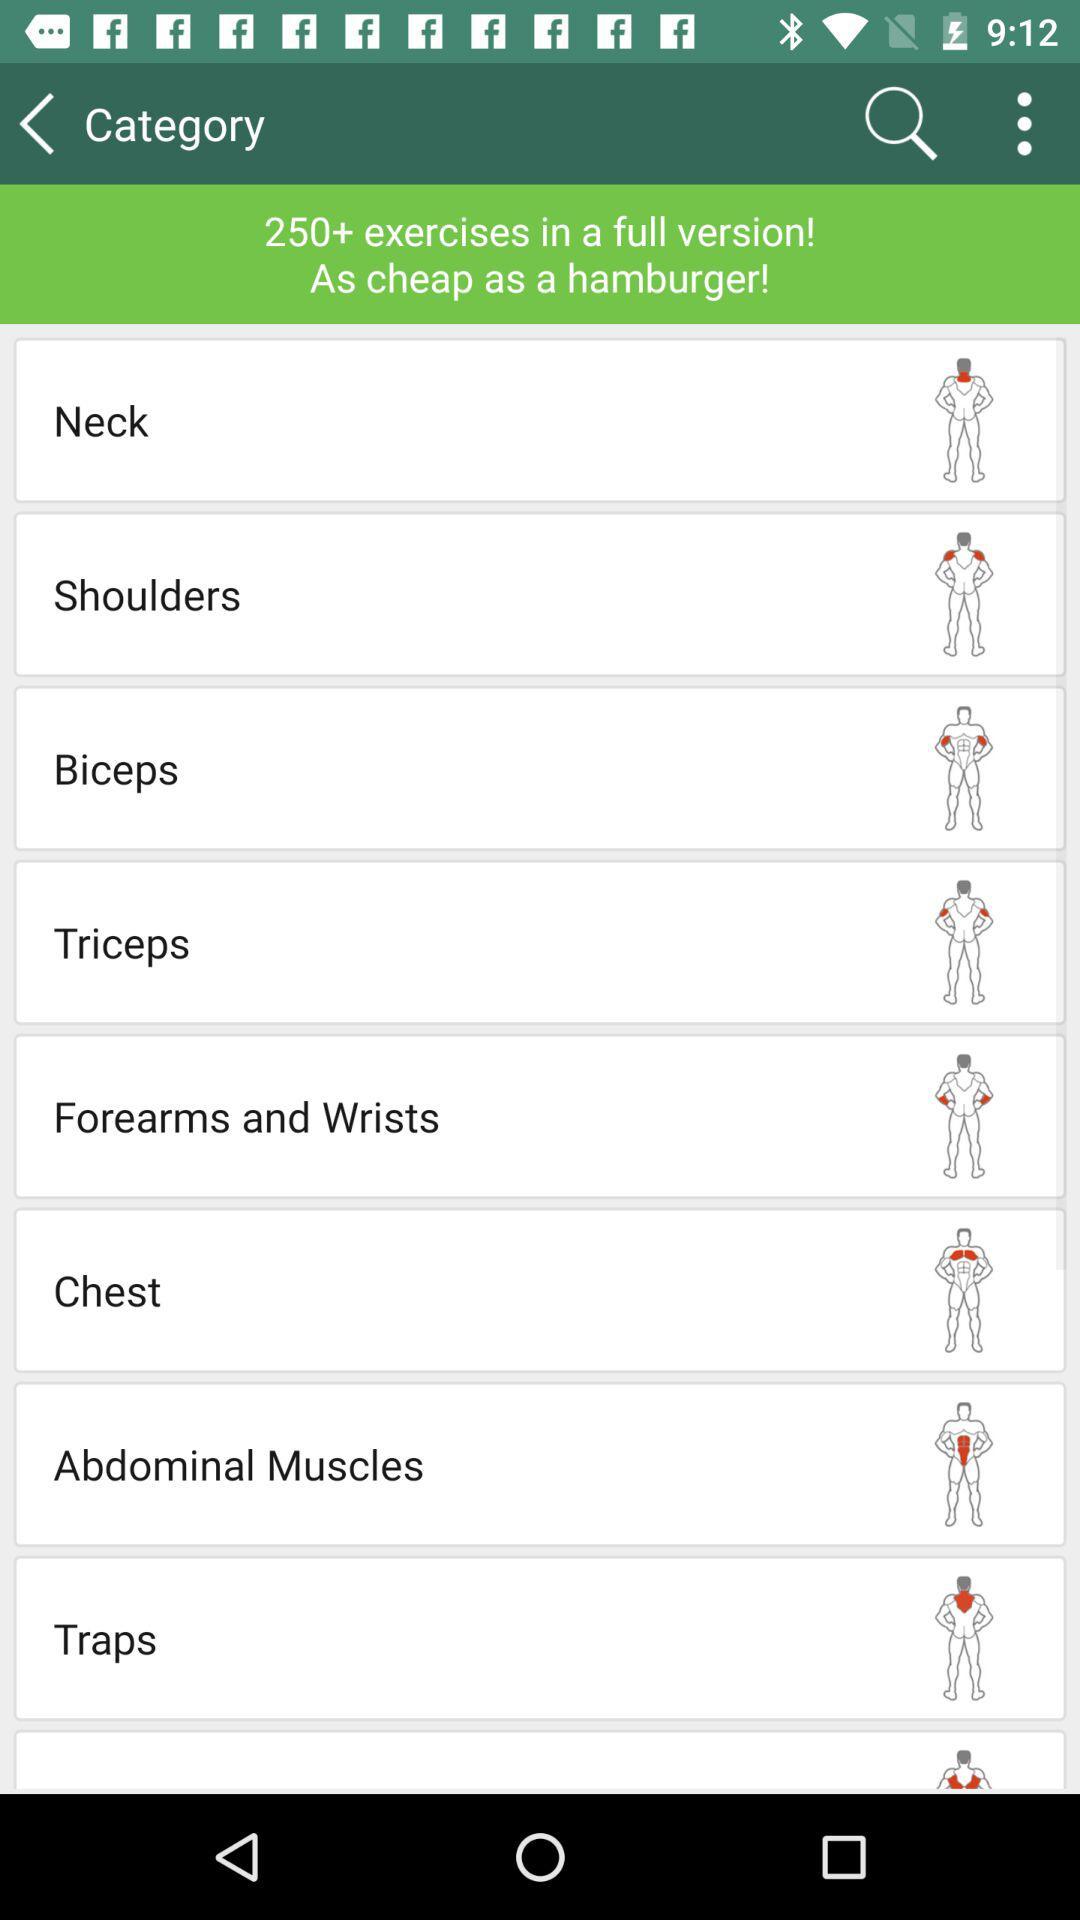  I want to click on abdominal muscles app, so click(457, 1464).